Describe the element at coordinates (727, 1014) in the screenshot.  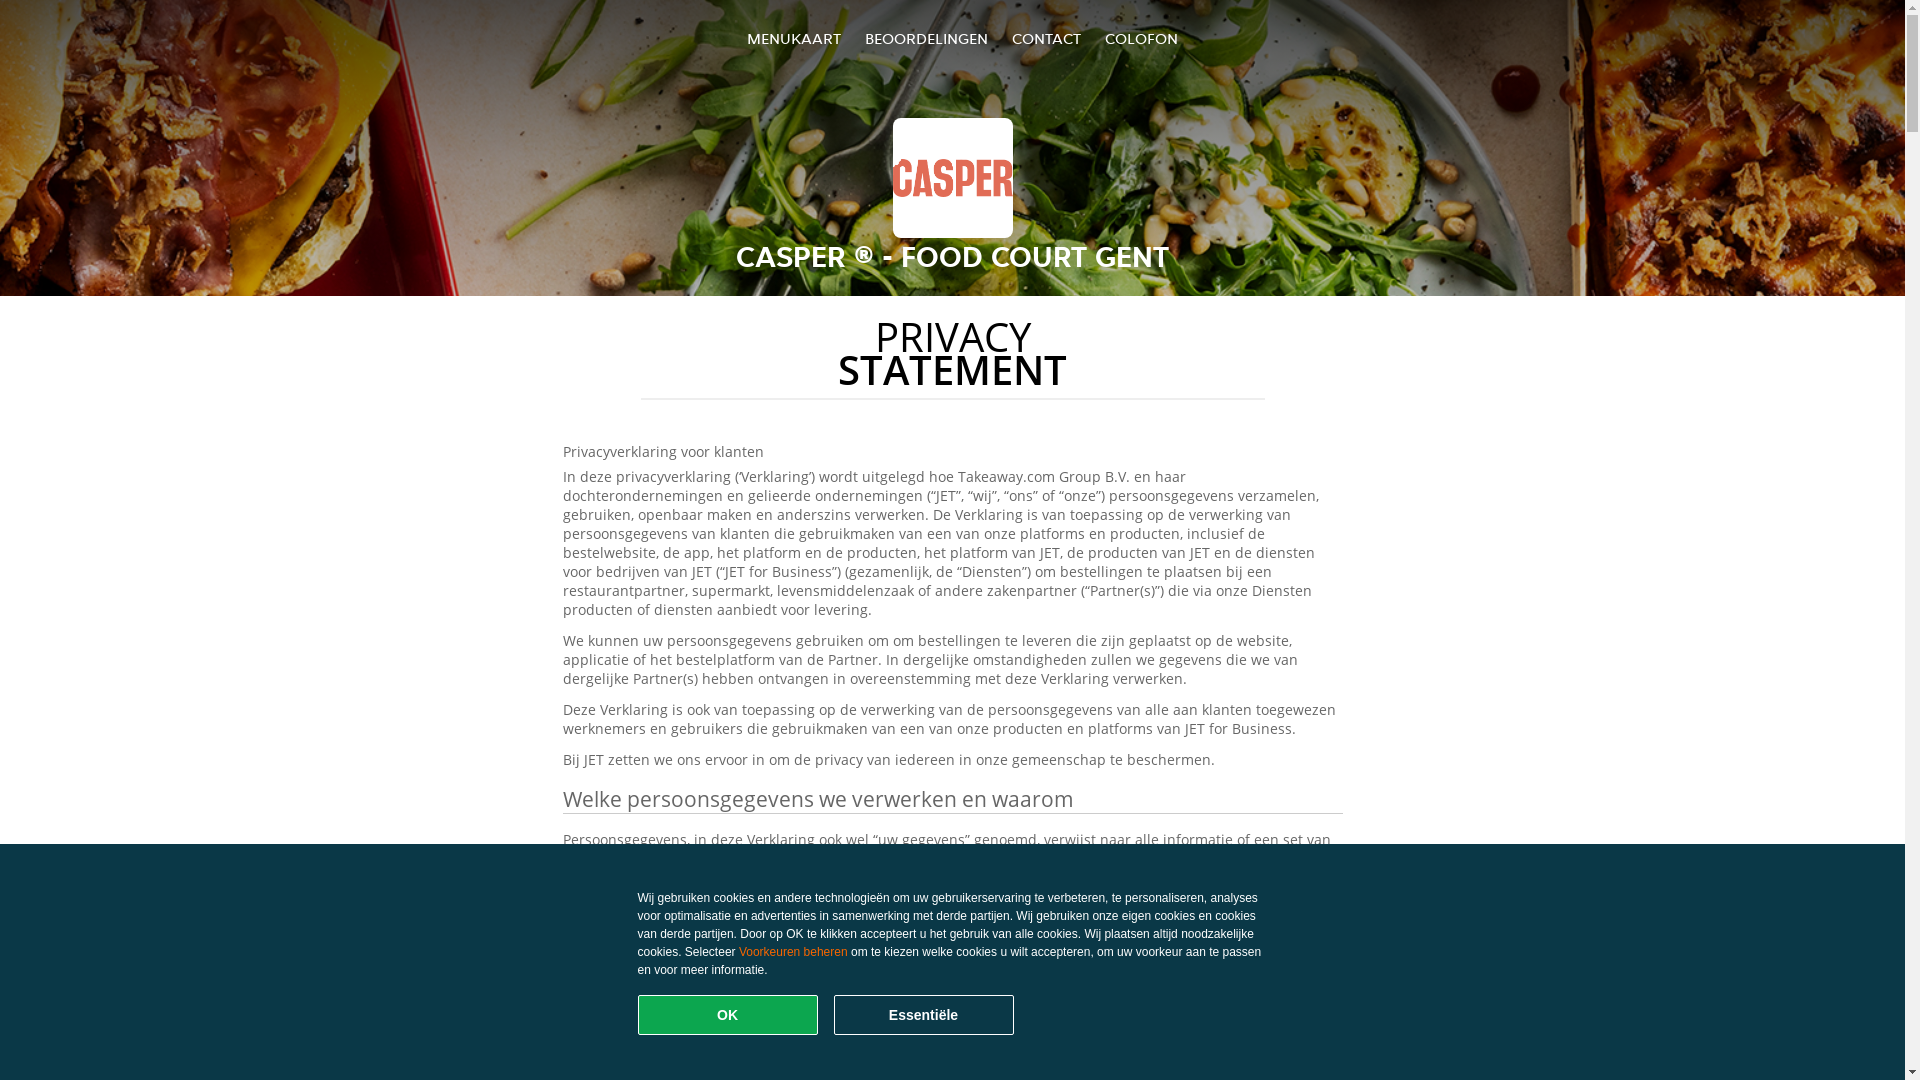
I see `'OK'` at that location.